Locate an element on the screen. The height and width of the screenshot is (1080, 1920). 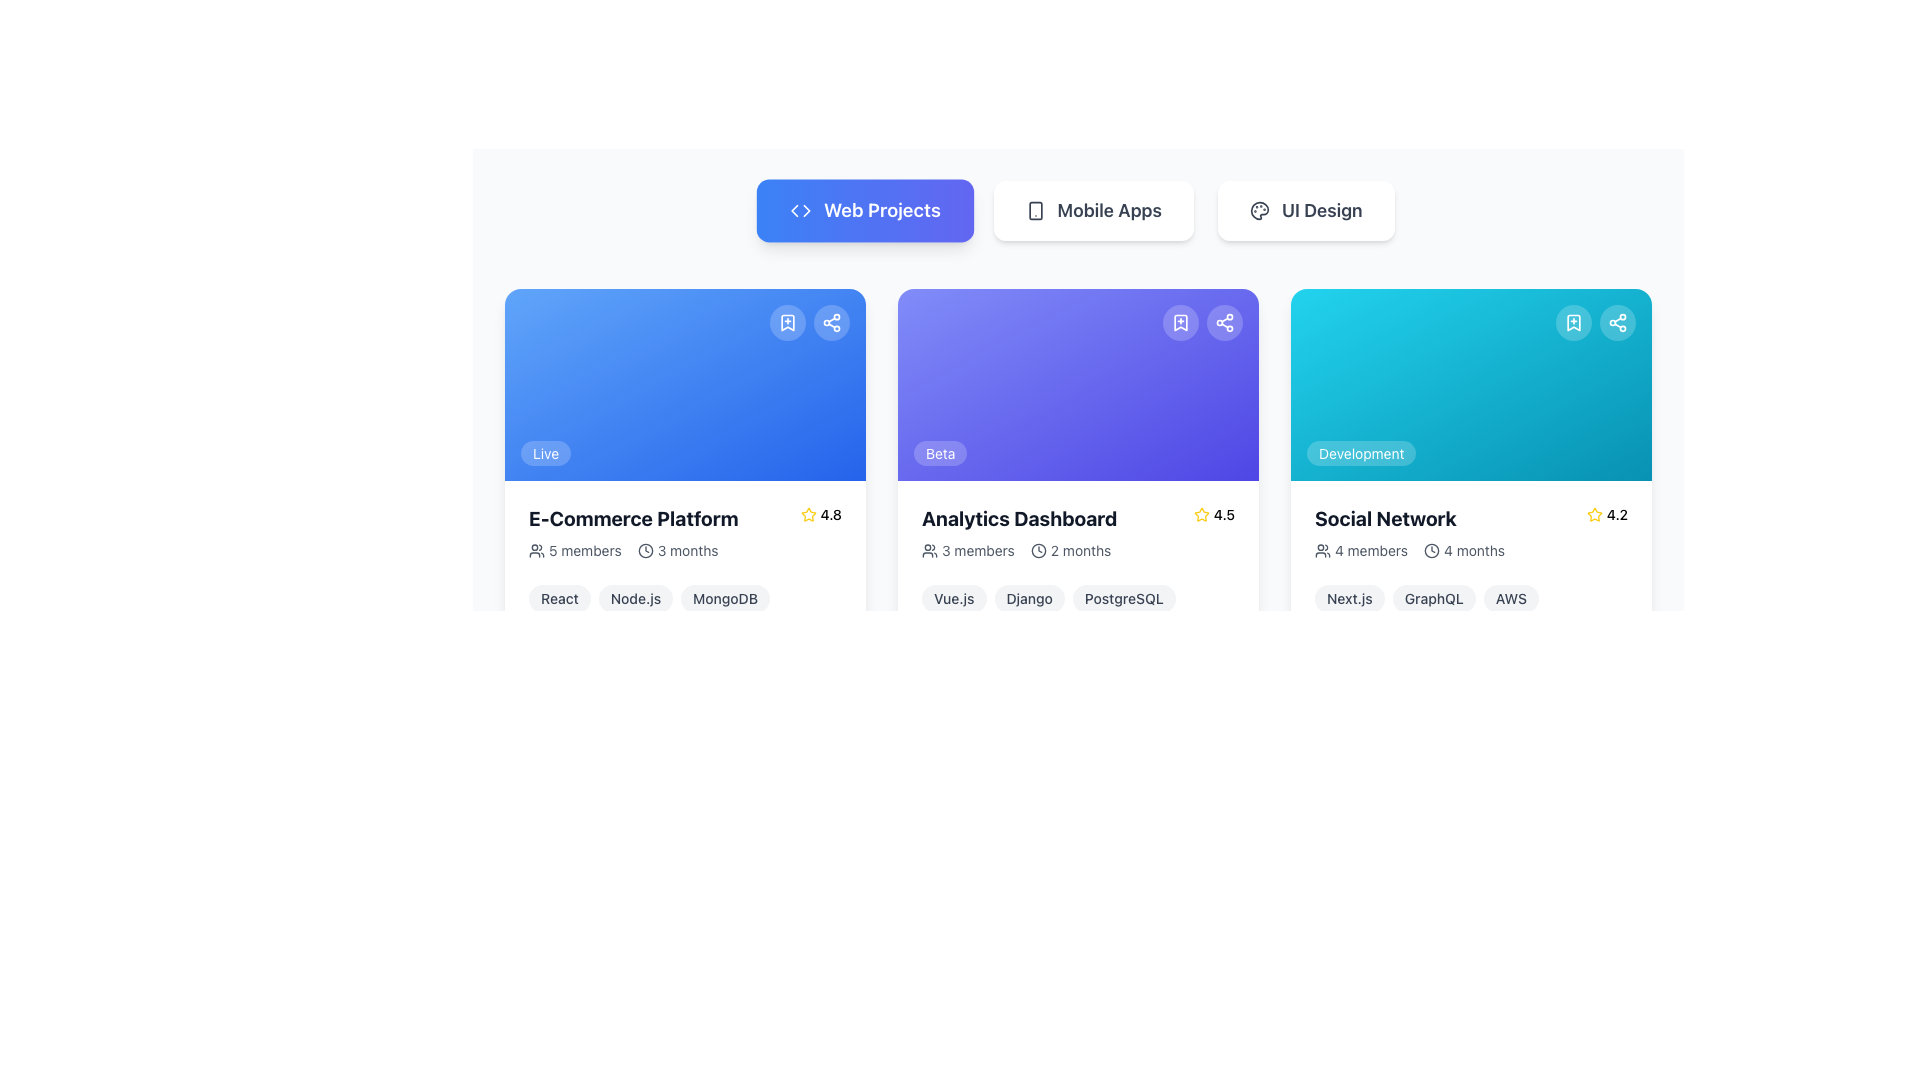
the 'Mobile Apps' button in the navigation menu is located at coordinates (1077, 211).